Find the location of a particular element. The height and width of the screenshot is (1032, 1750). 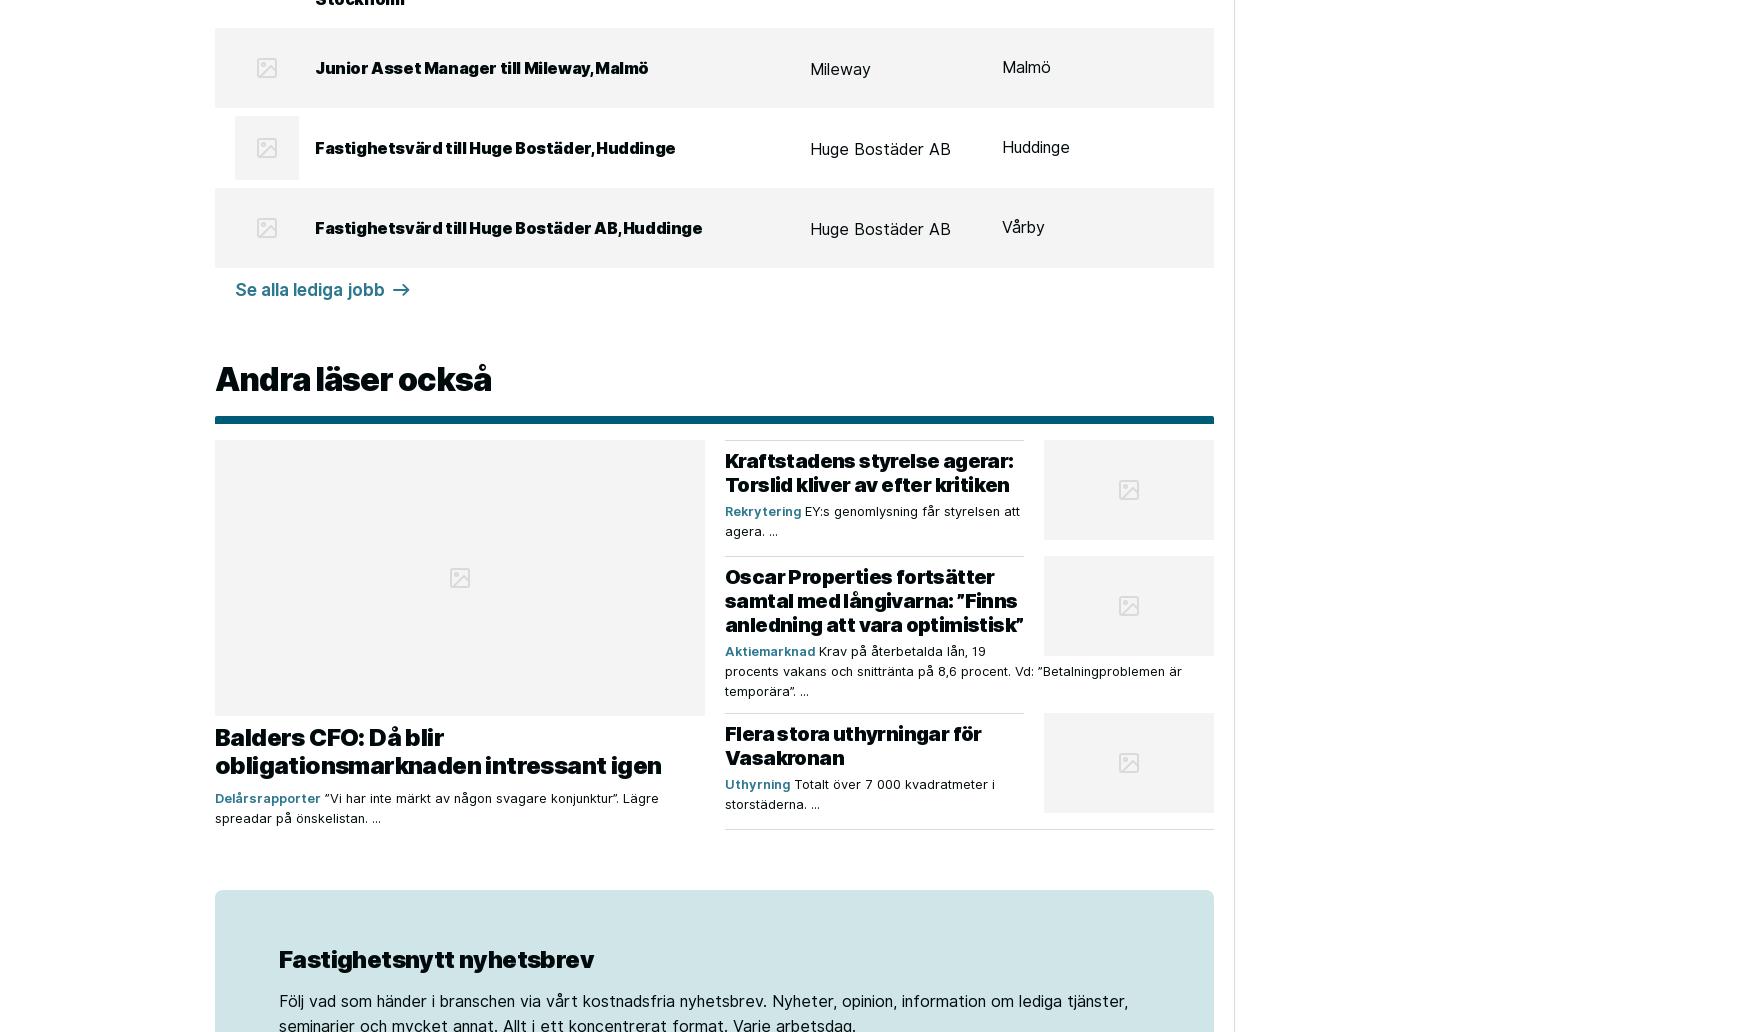

'Balders CFO: Då blir obligationsmarknaden intressant igen' is located at coordinates (438, 750).